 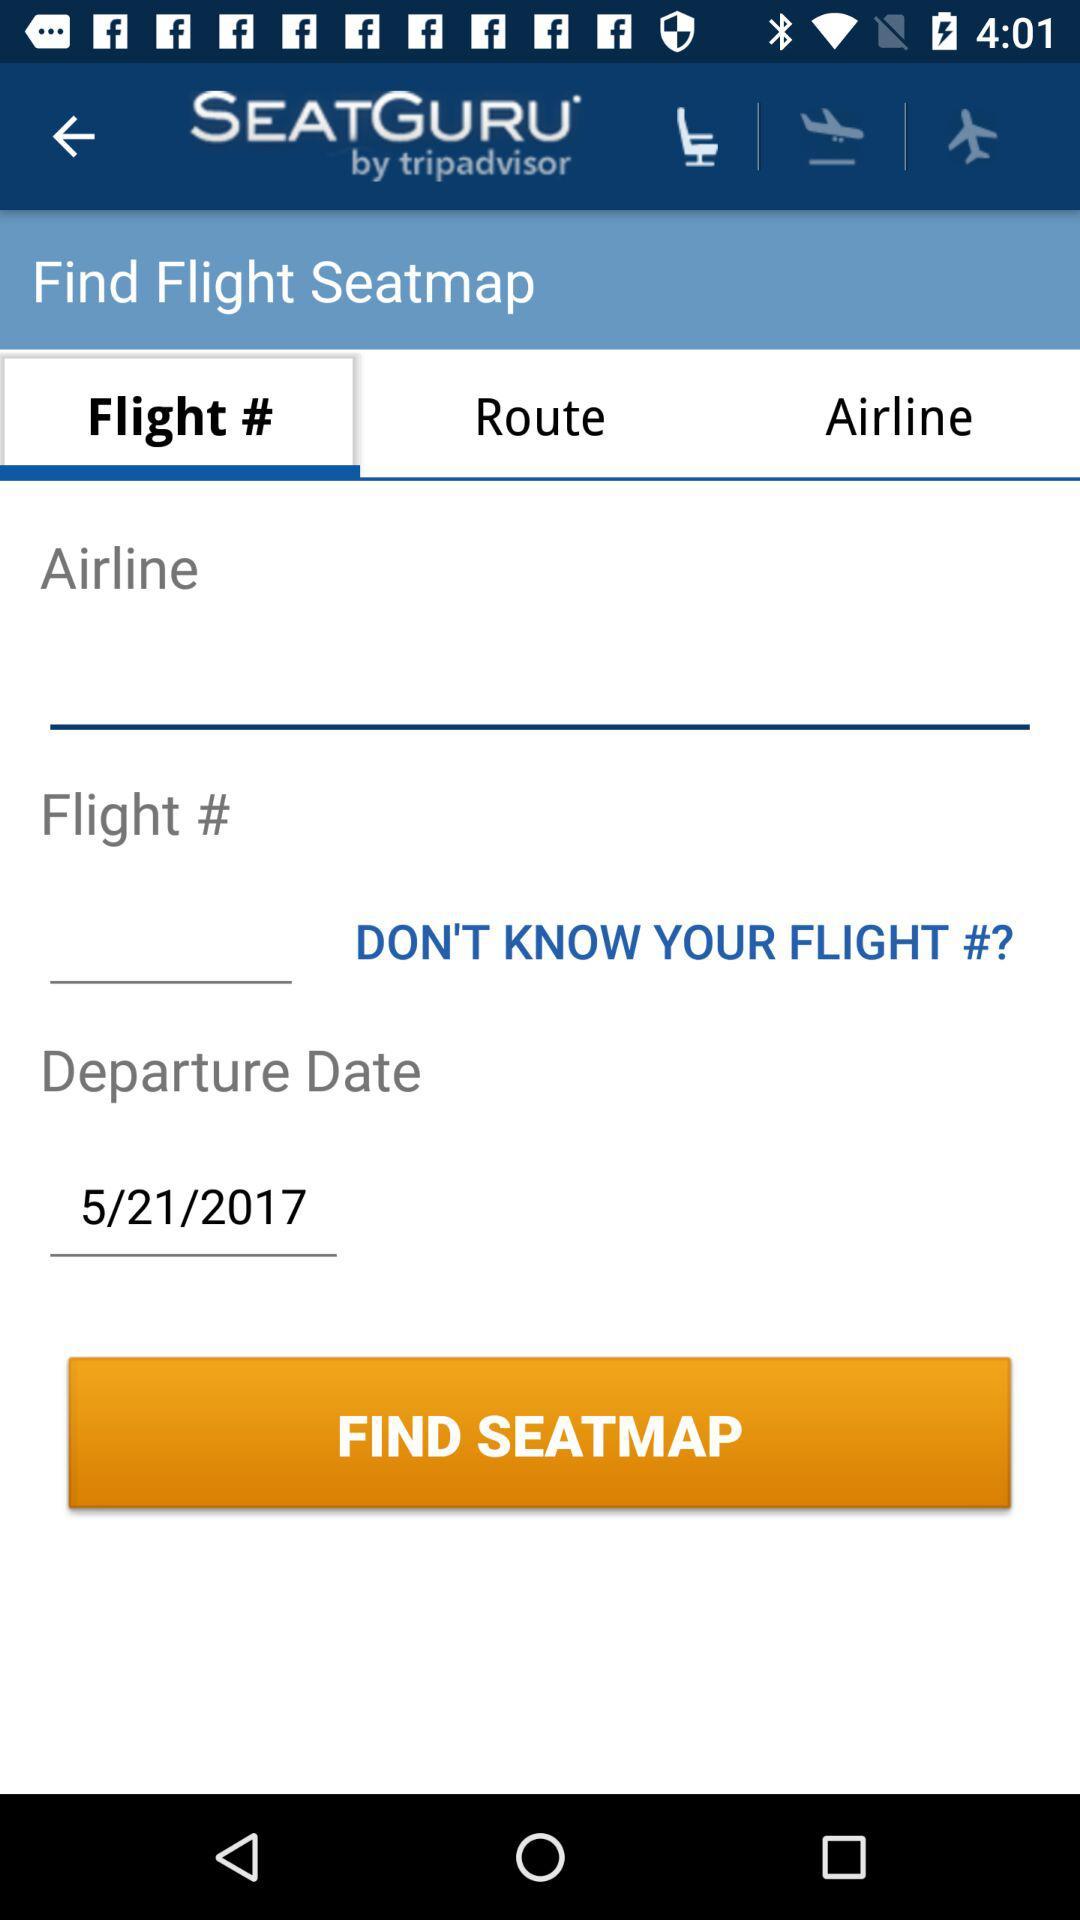 What do you see at coordinates (683, 939) in the screenshot?
I see `the don t know` at bounding box center [683, 939].